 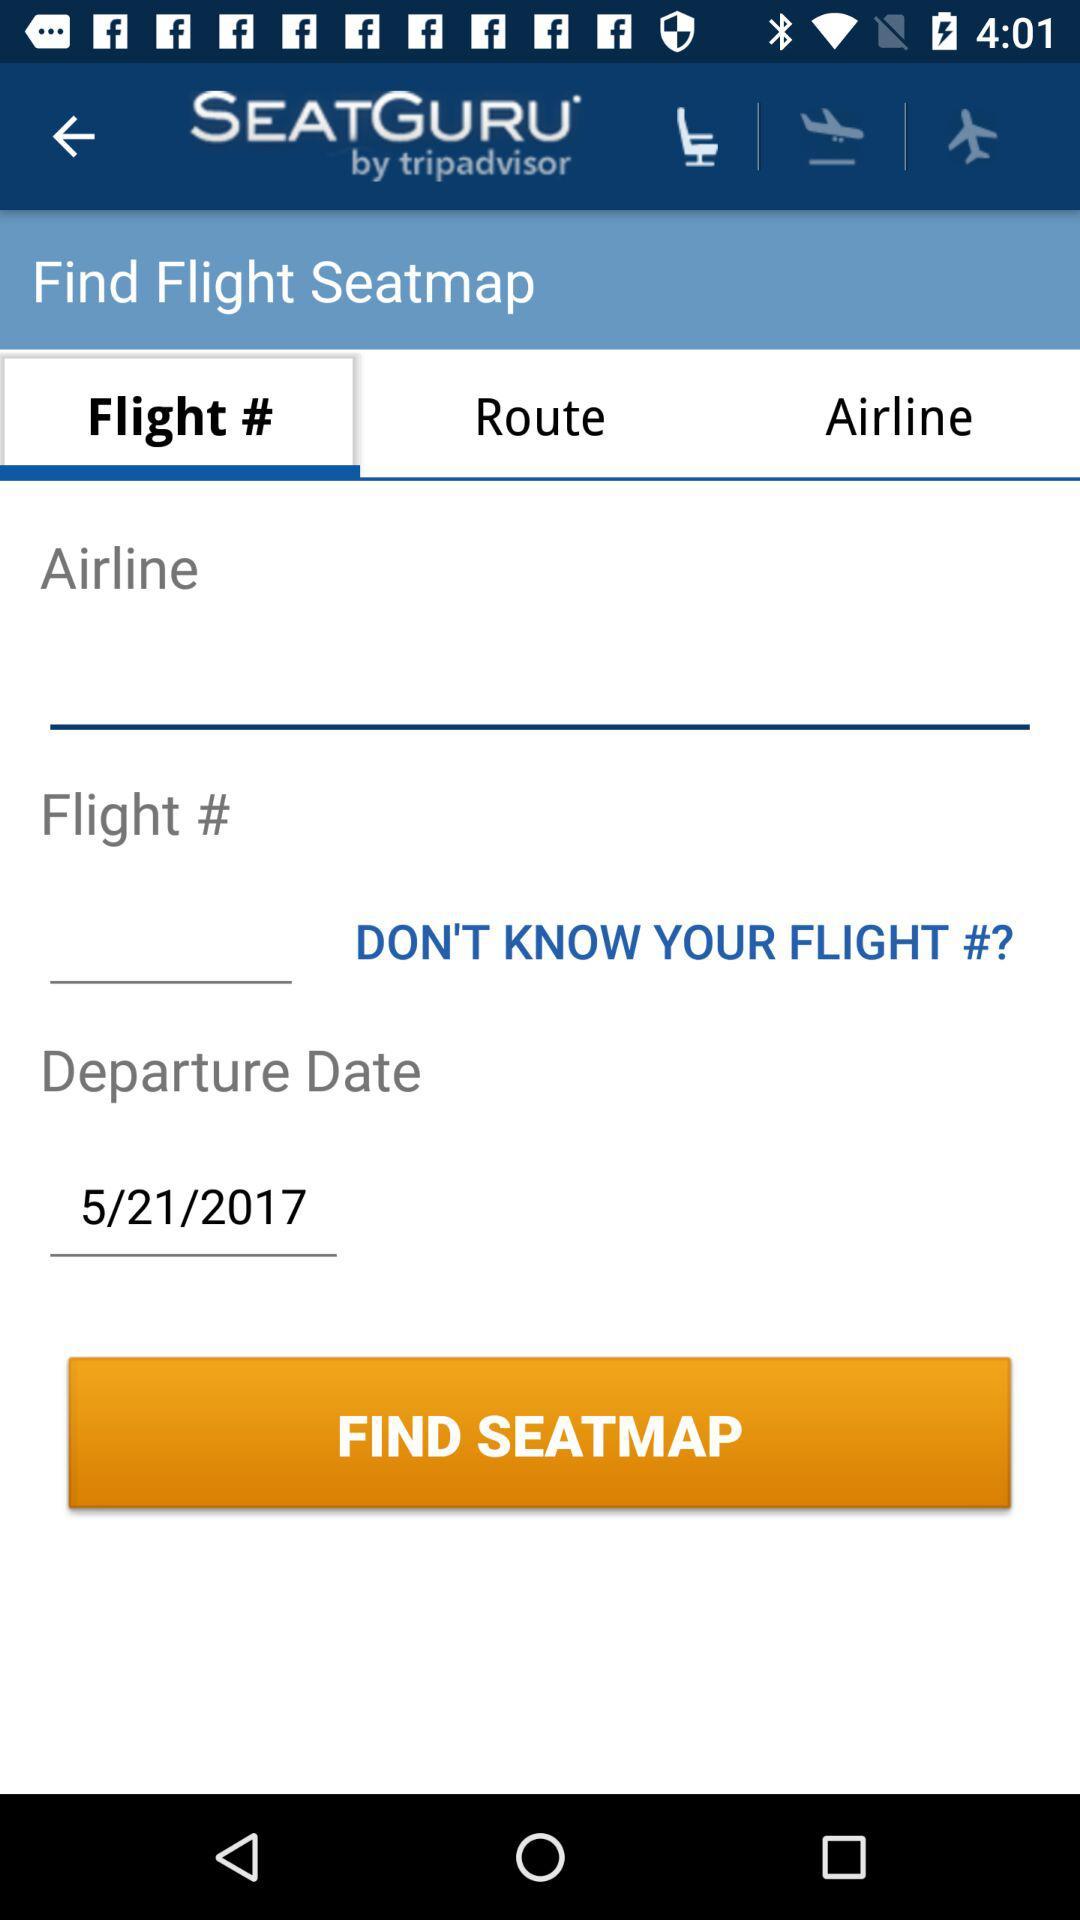 What do you see at coordinates (683, 939) in the screenshot?
I see `the don t know` at bounding box center [683, 939].